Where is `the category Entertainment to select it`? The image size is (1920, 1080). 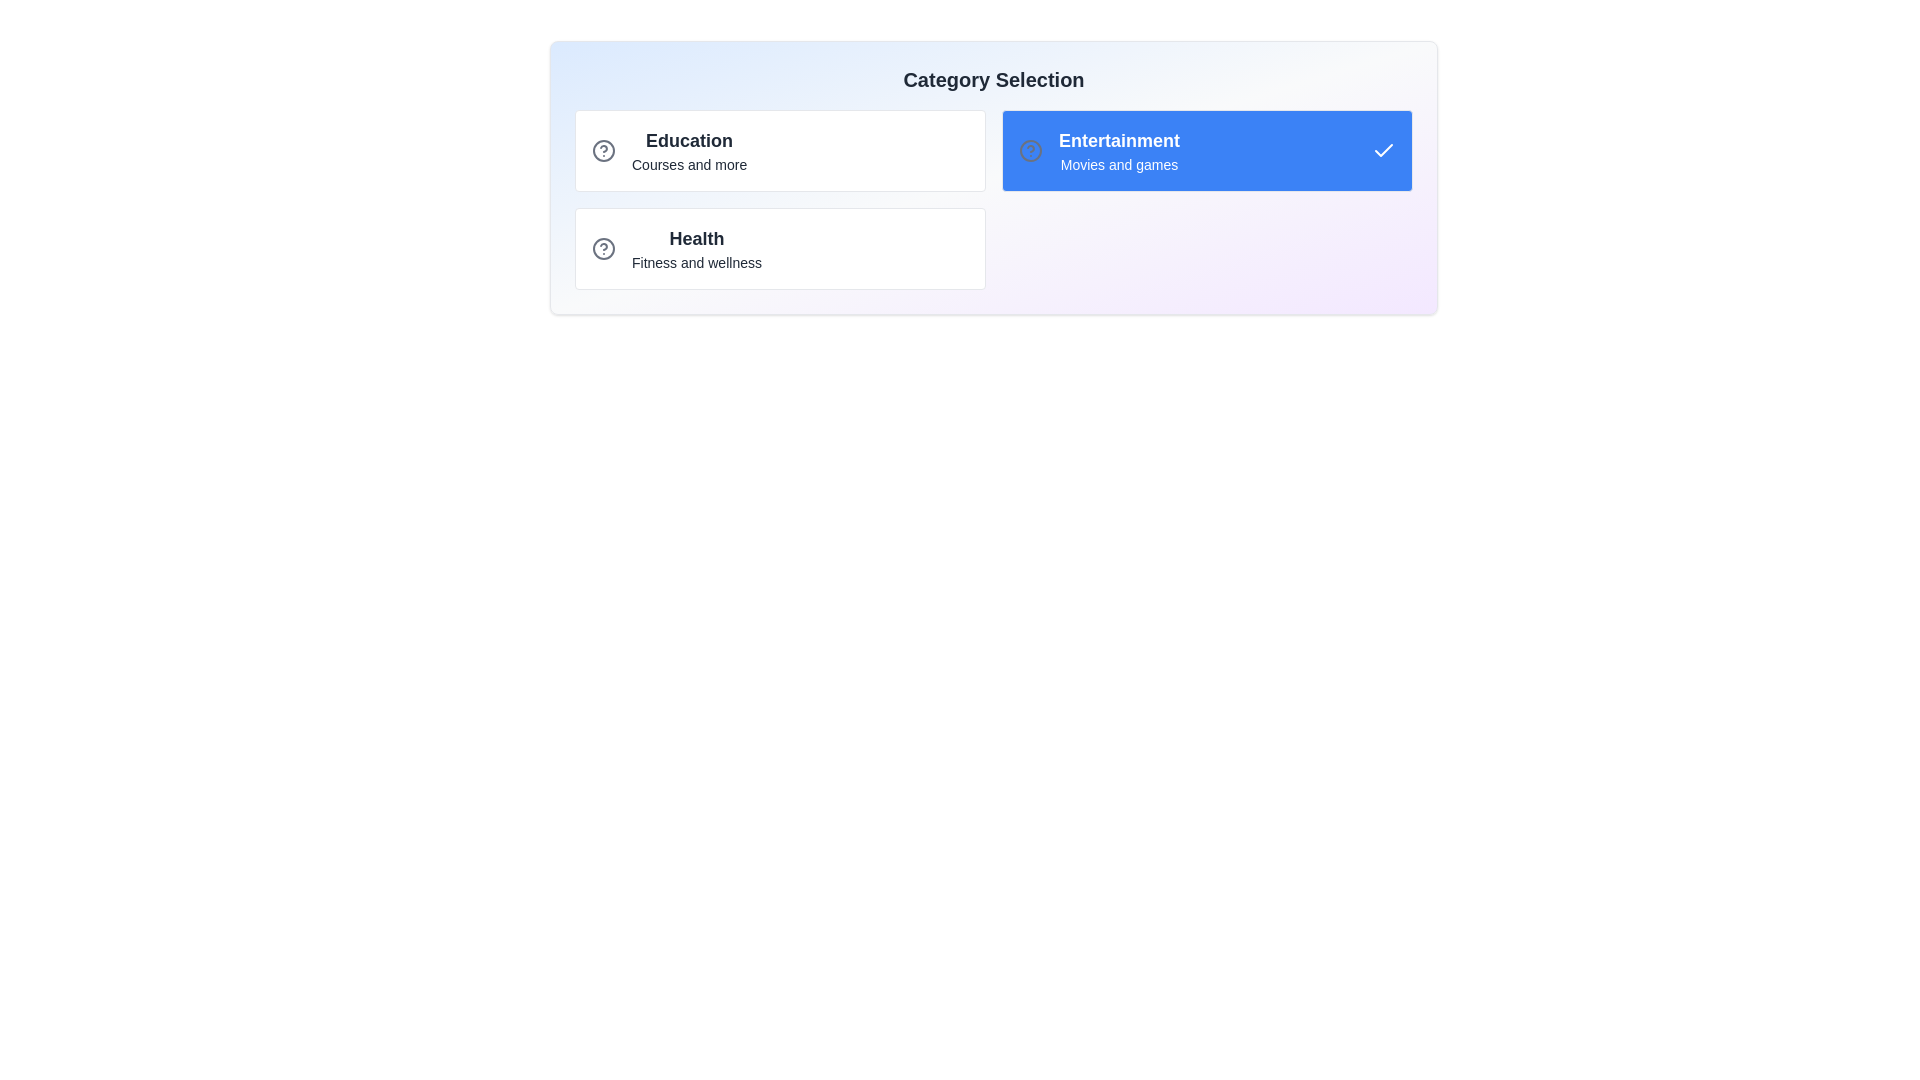 the category Entertainment to select it is located at coordinates (1206, 149).